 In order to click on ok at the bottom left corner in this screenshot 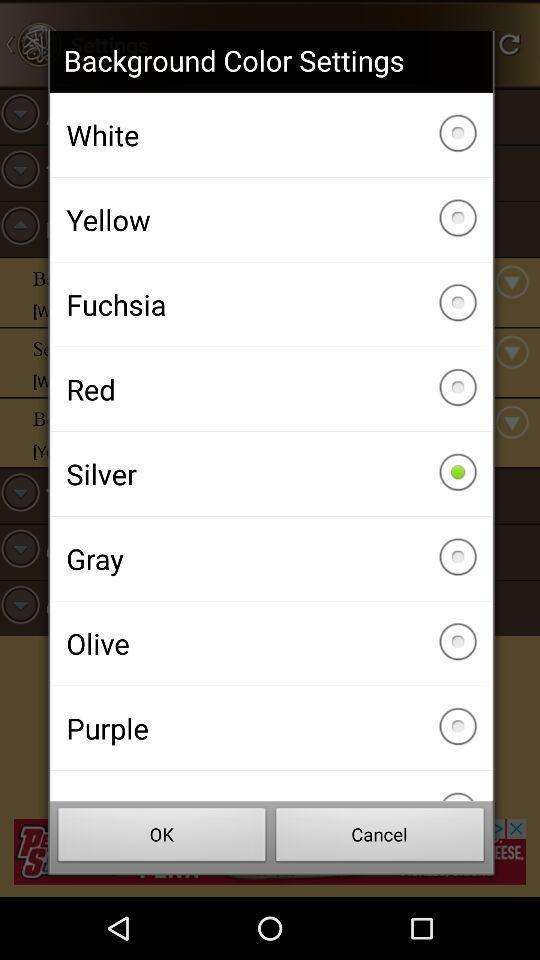, I will do `click(161, 837)`.